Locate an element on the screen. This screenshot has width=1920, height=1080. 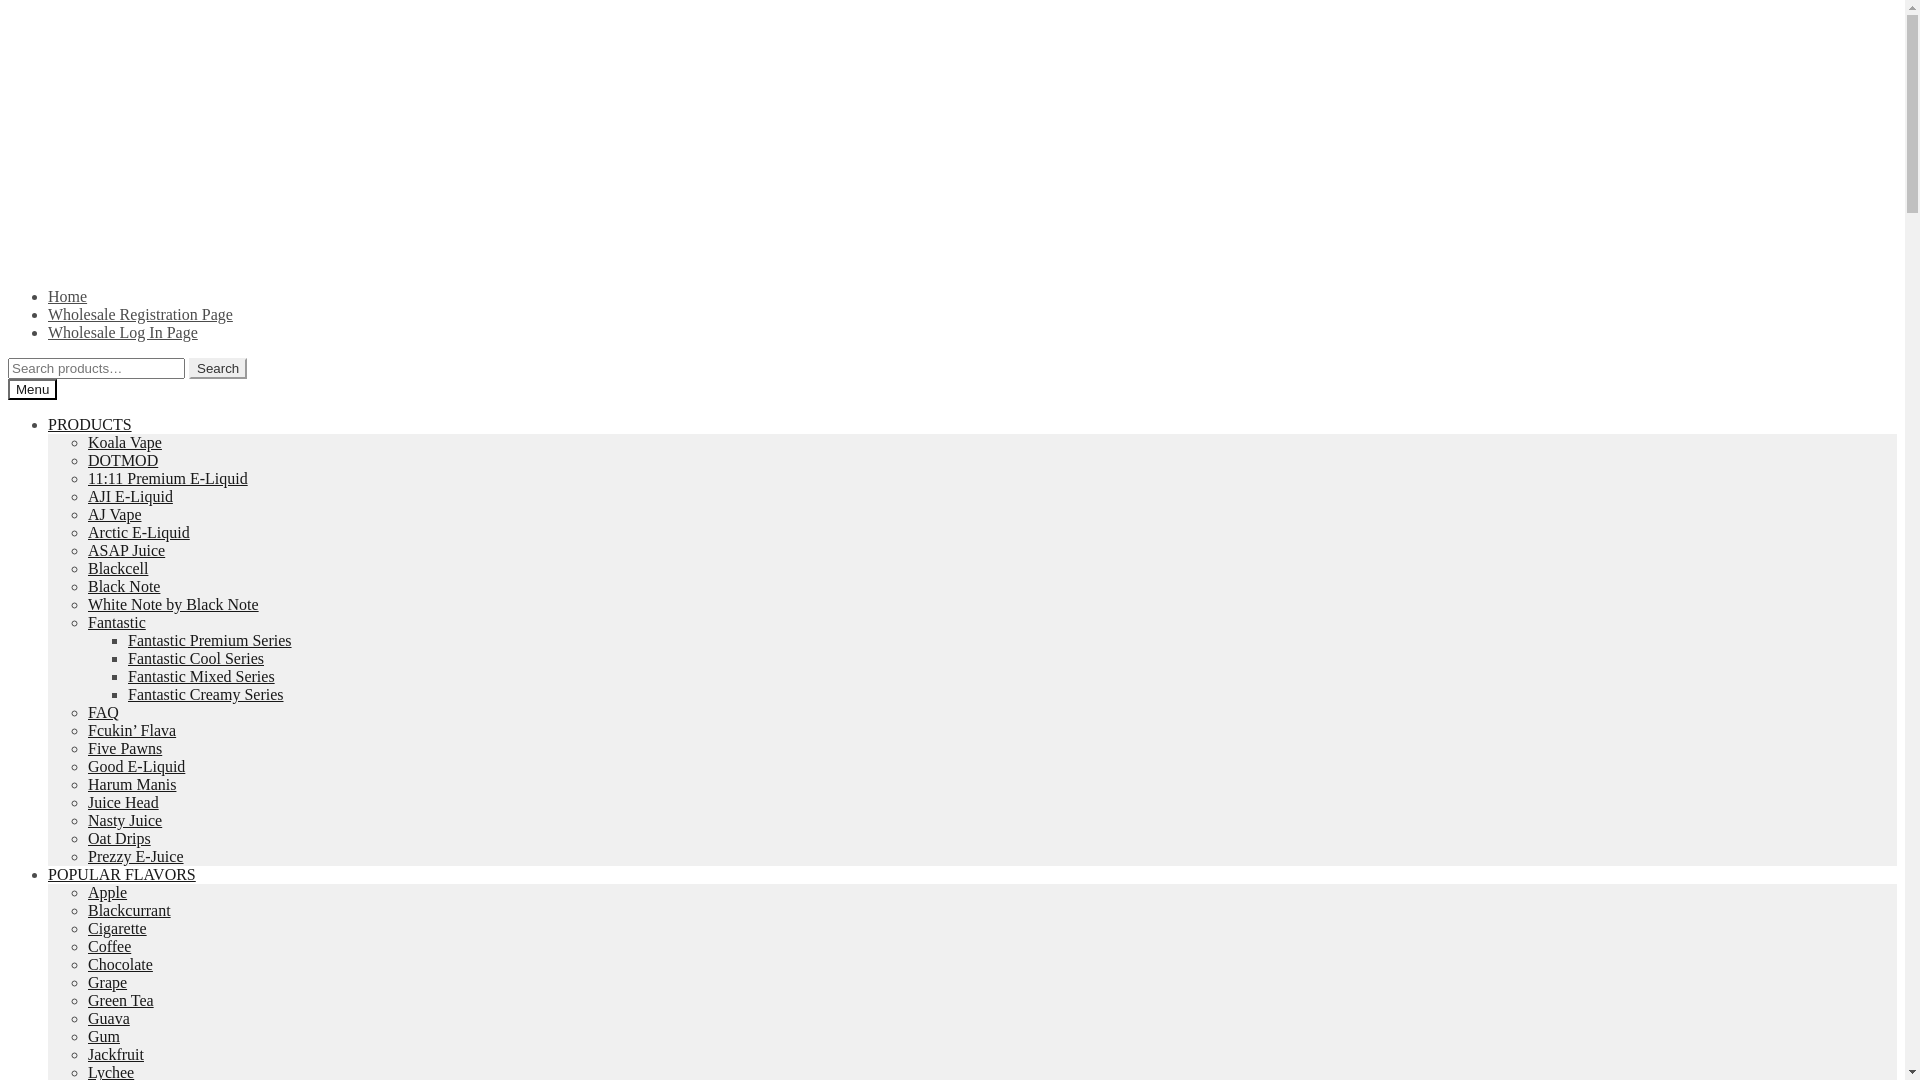
'DOTMOD' is located at coordinates (122, 460).